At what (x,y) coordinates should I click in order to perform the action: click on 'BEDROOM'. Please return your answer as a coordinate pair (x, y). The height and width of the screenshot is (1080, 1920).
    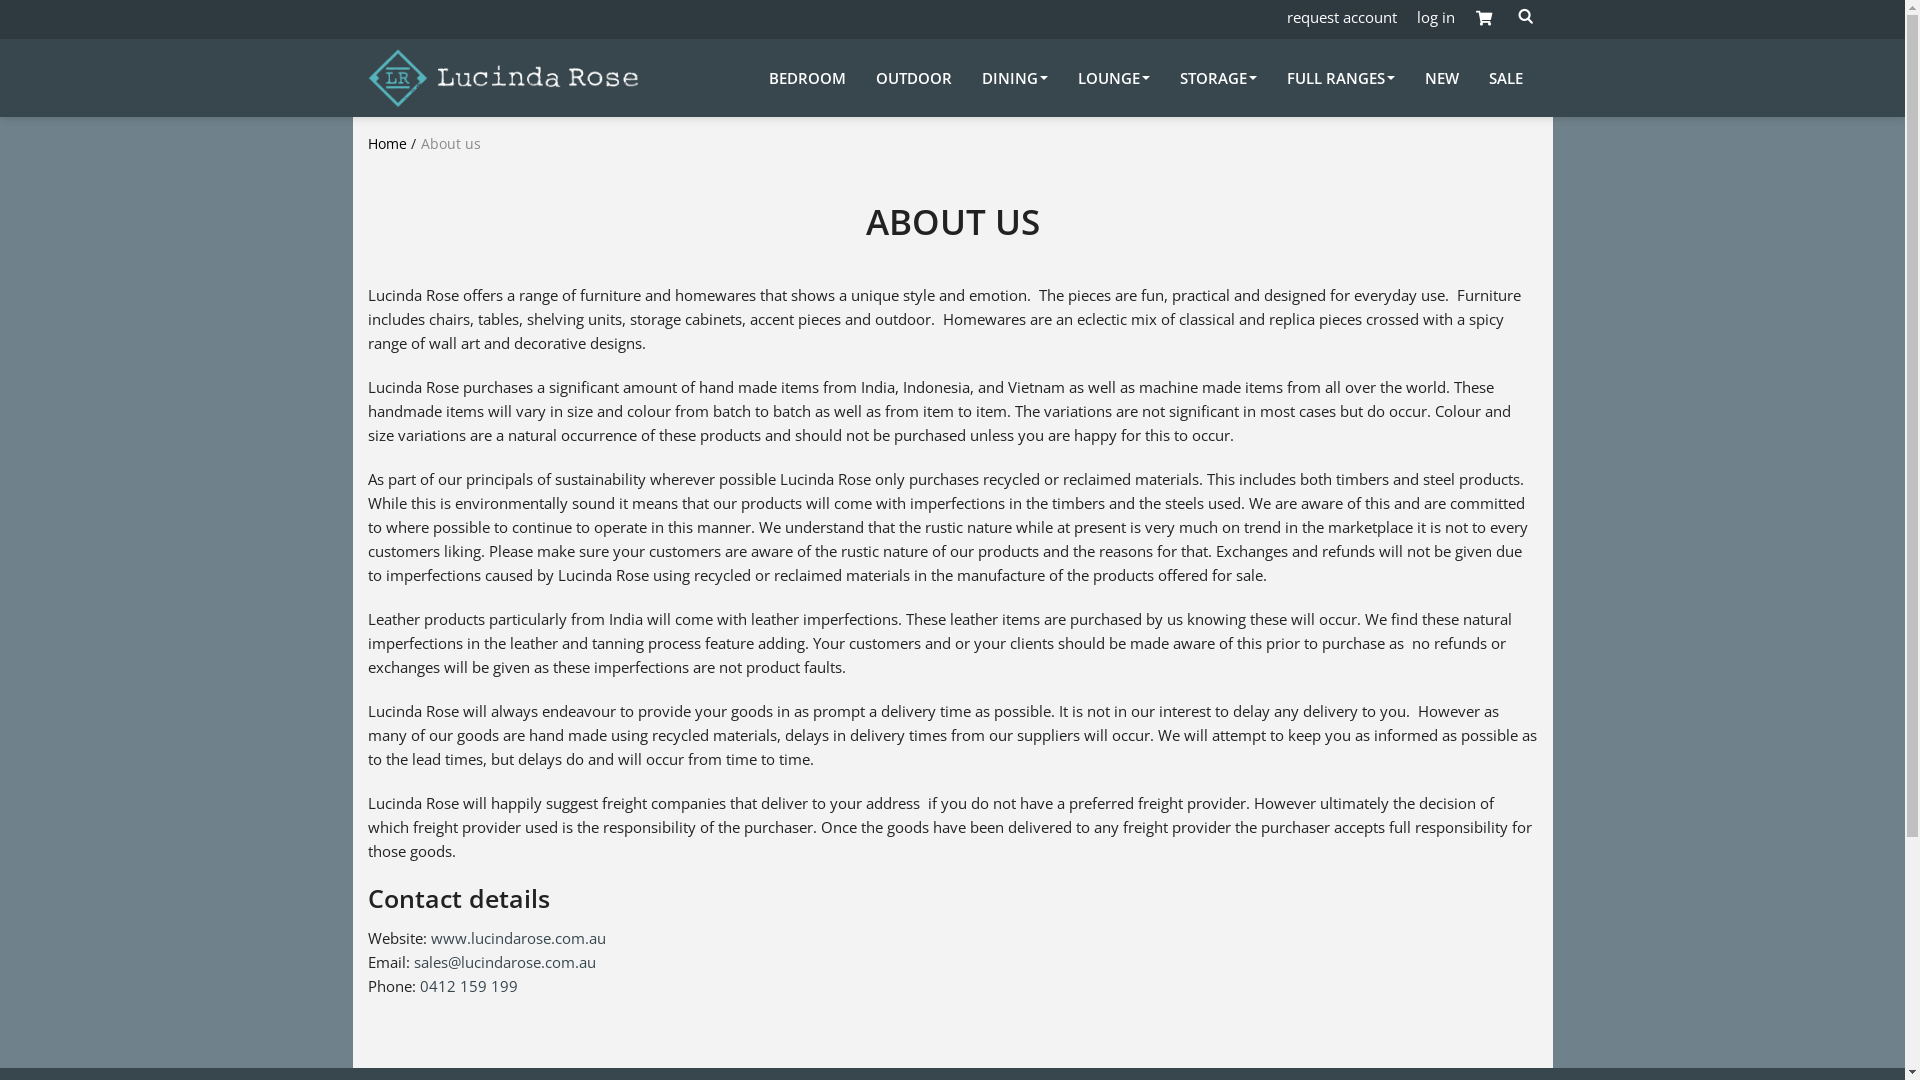
    Looking at the image, I should click on (806, 76).